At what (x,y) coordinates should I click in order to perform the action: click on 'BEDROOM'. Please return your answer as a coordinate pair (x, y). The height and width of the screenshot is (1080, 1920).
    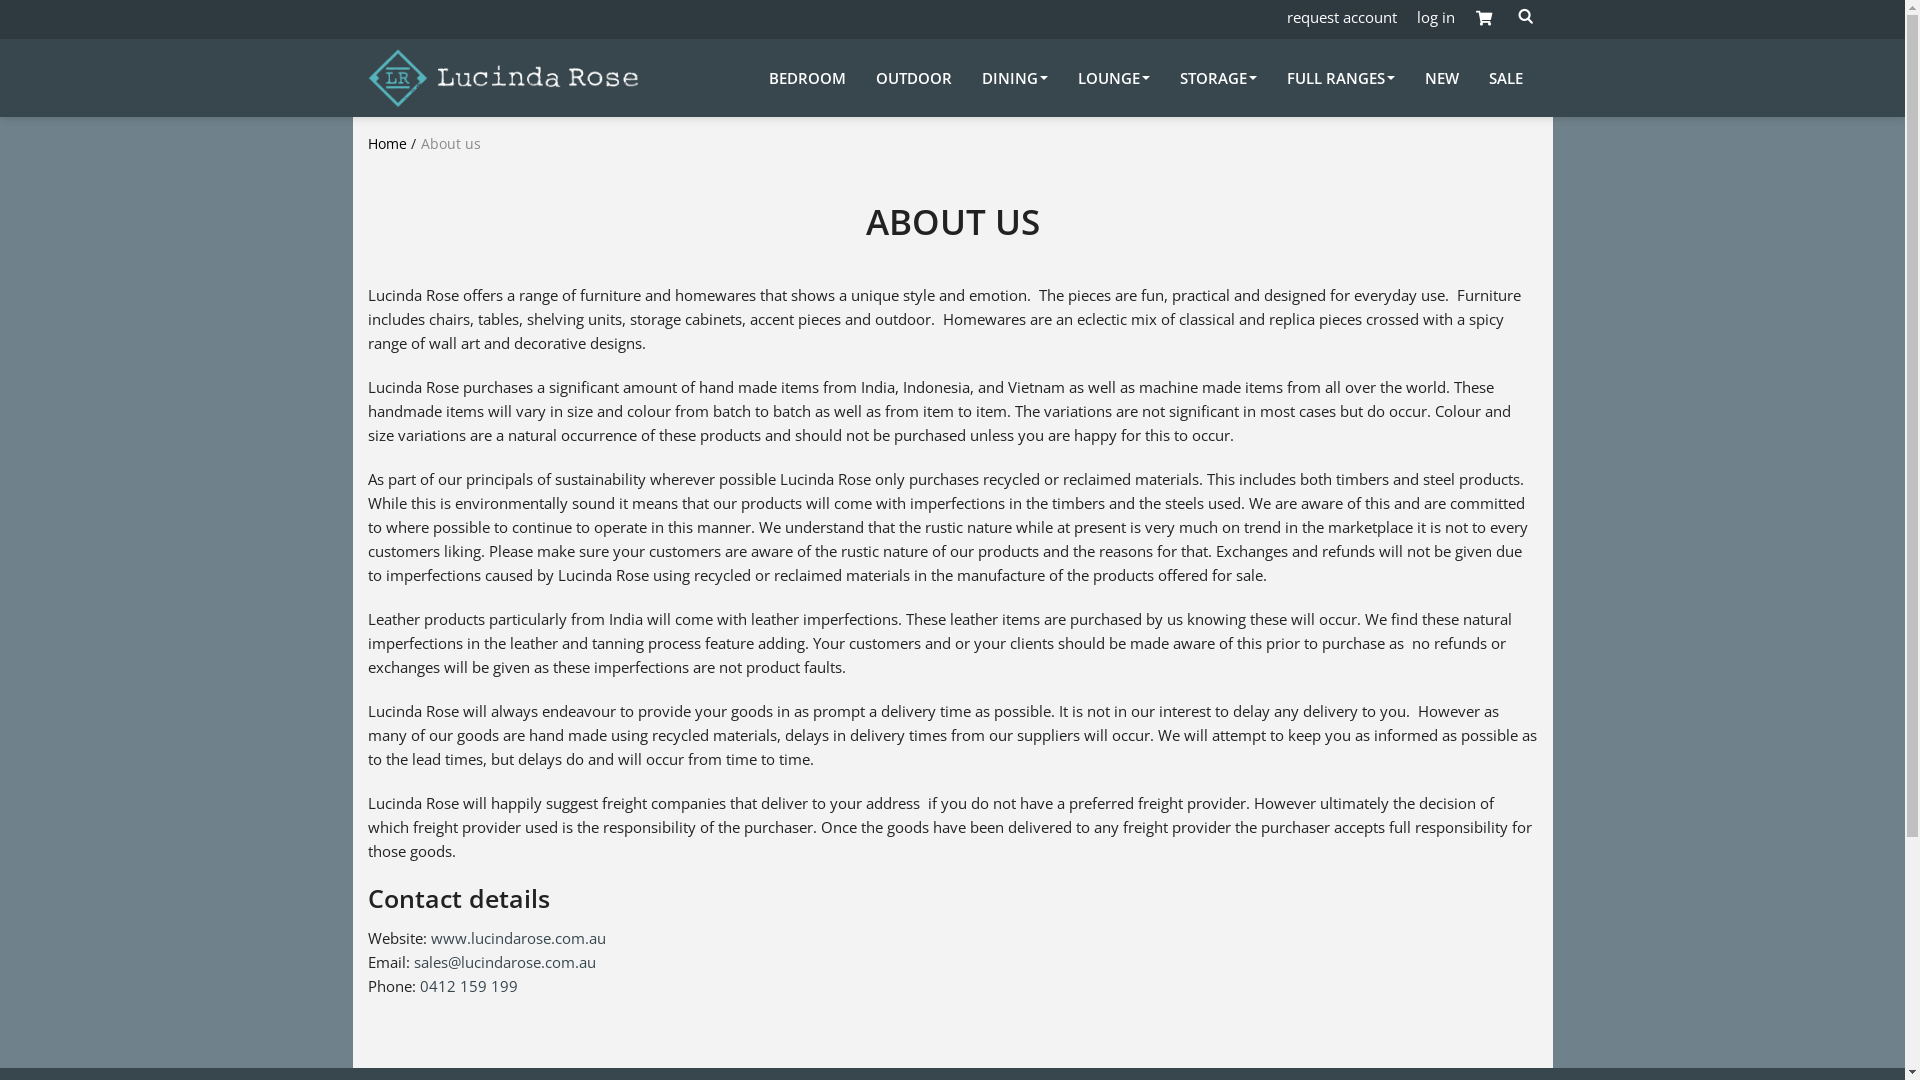
    Looking at the image, I should click on (806, 76).